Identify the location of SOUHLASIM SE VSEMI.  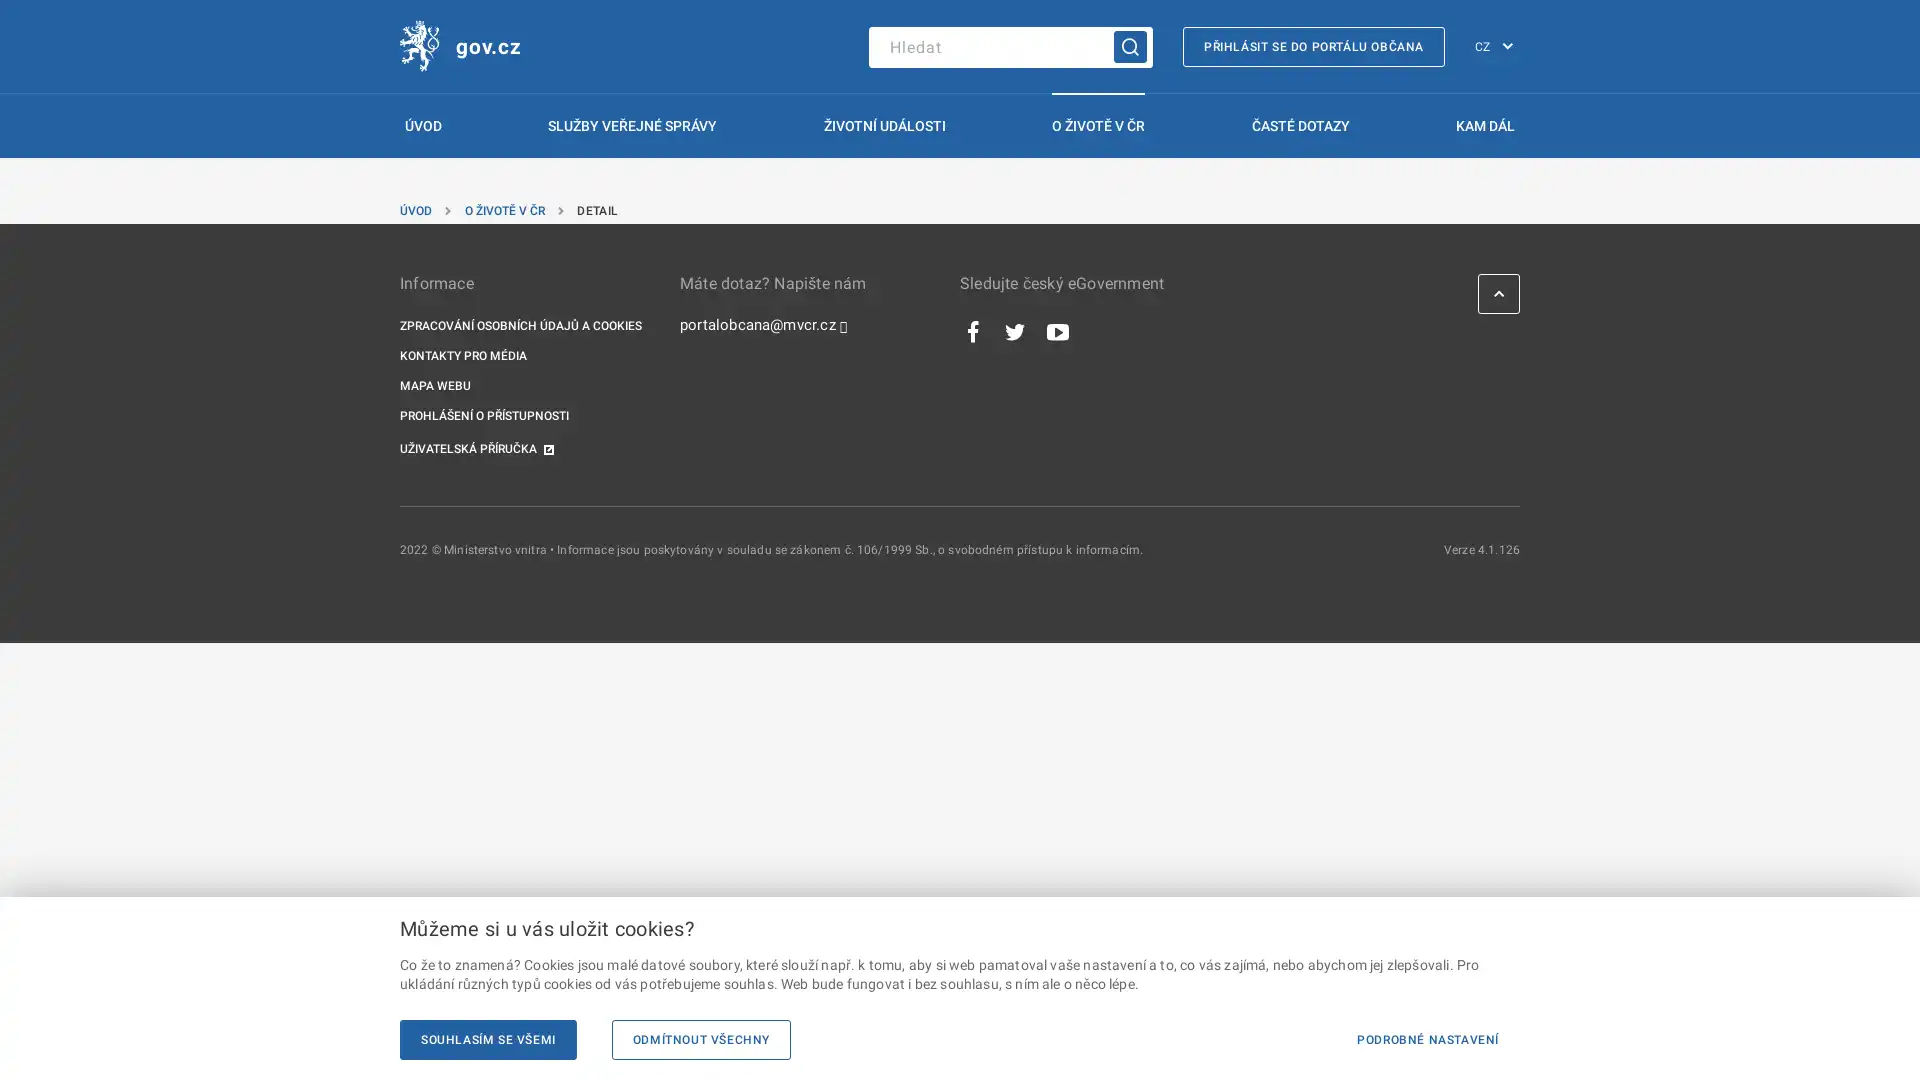
(488, 1039).